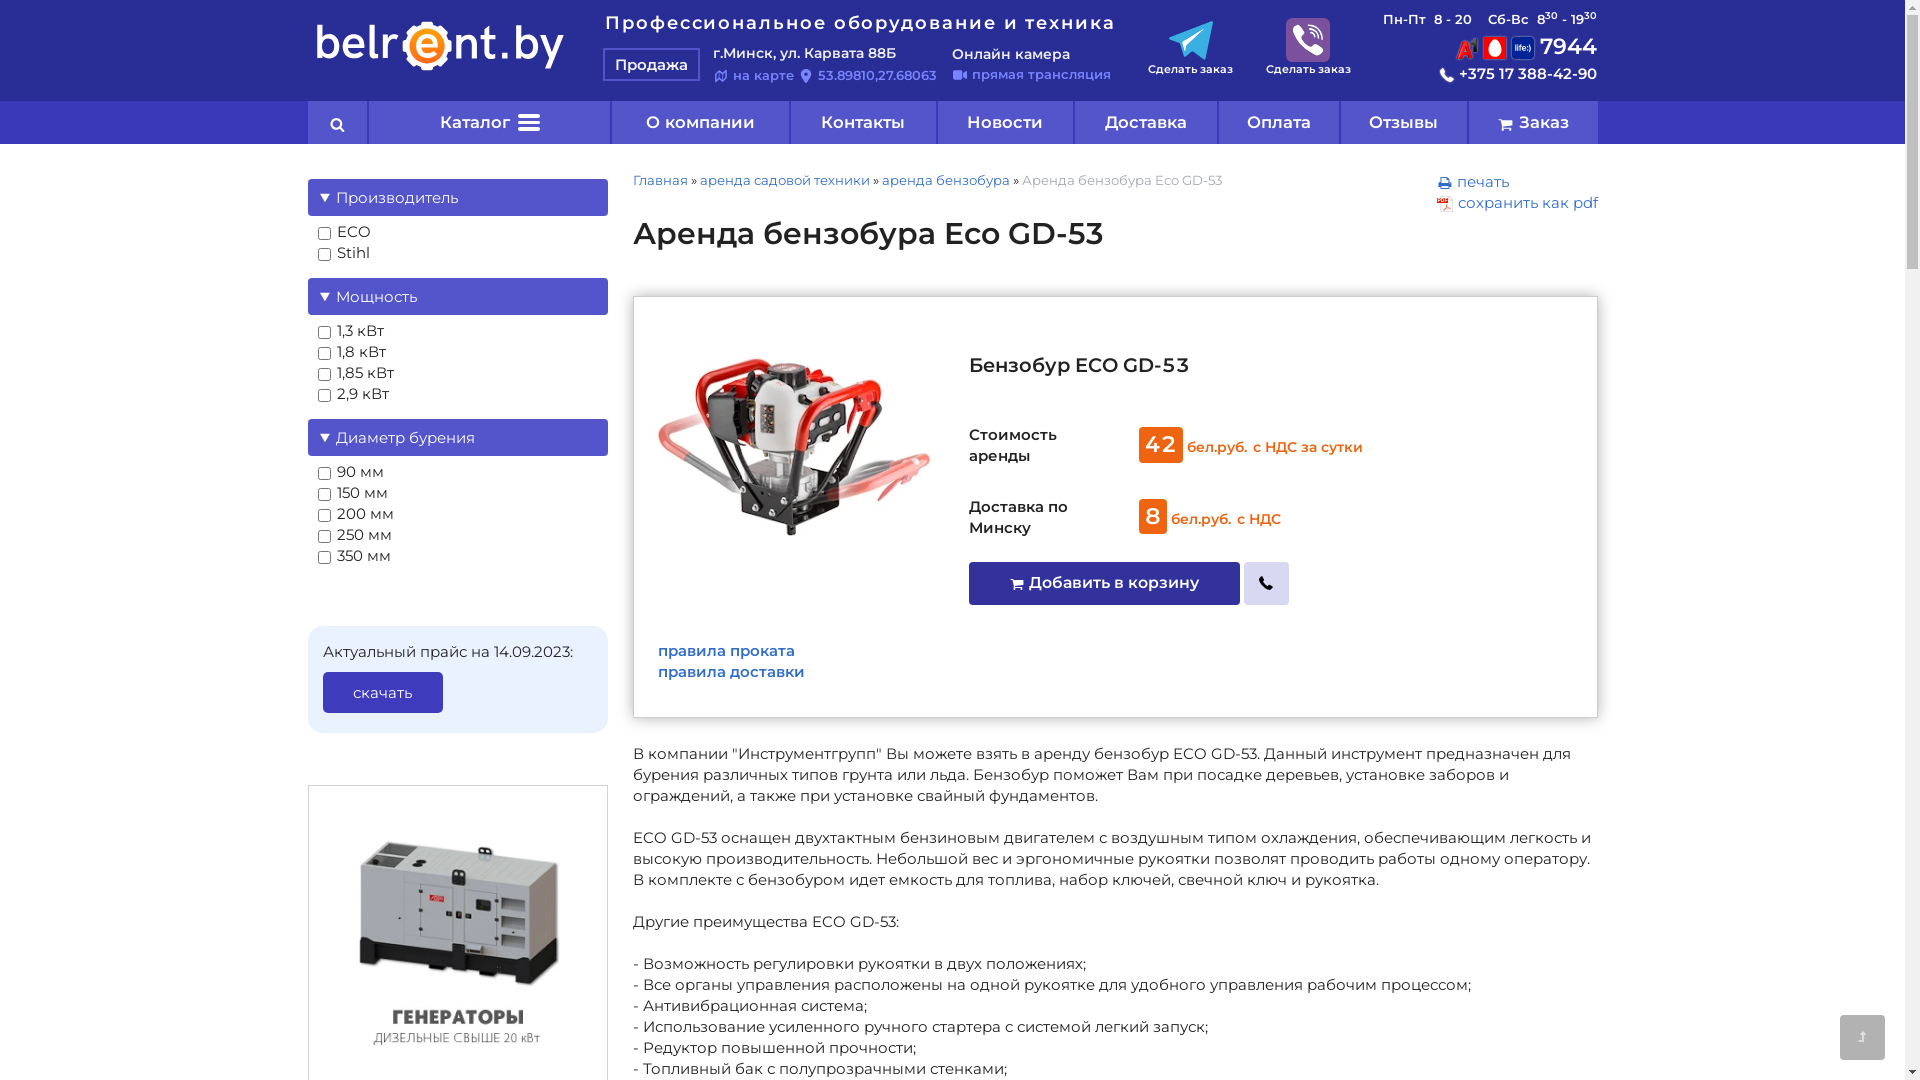 Image resolution: width=1920 pixels, height=1080 pixels. What do you see at coordinates (867, 73) in the screenshot?
I see `'53.89810,27.68063'` at bounding box center [867, 73].